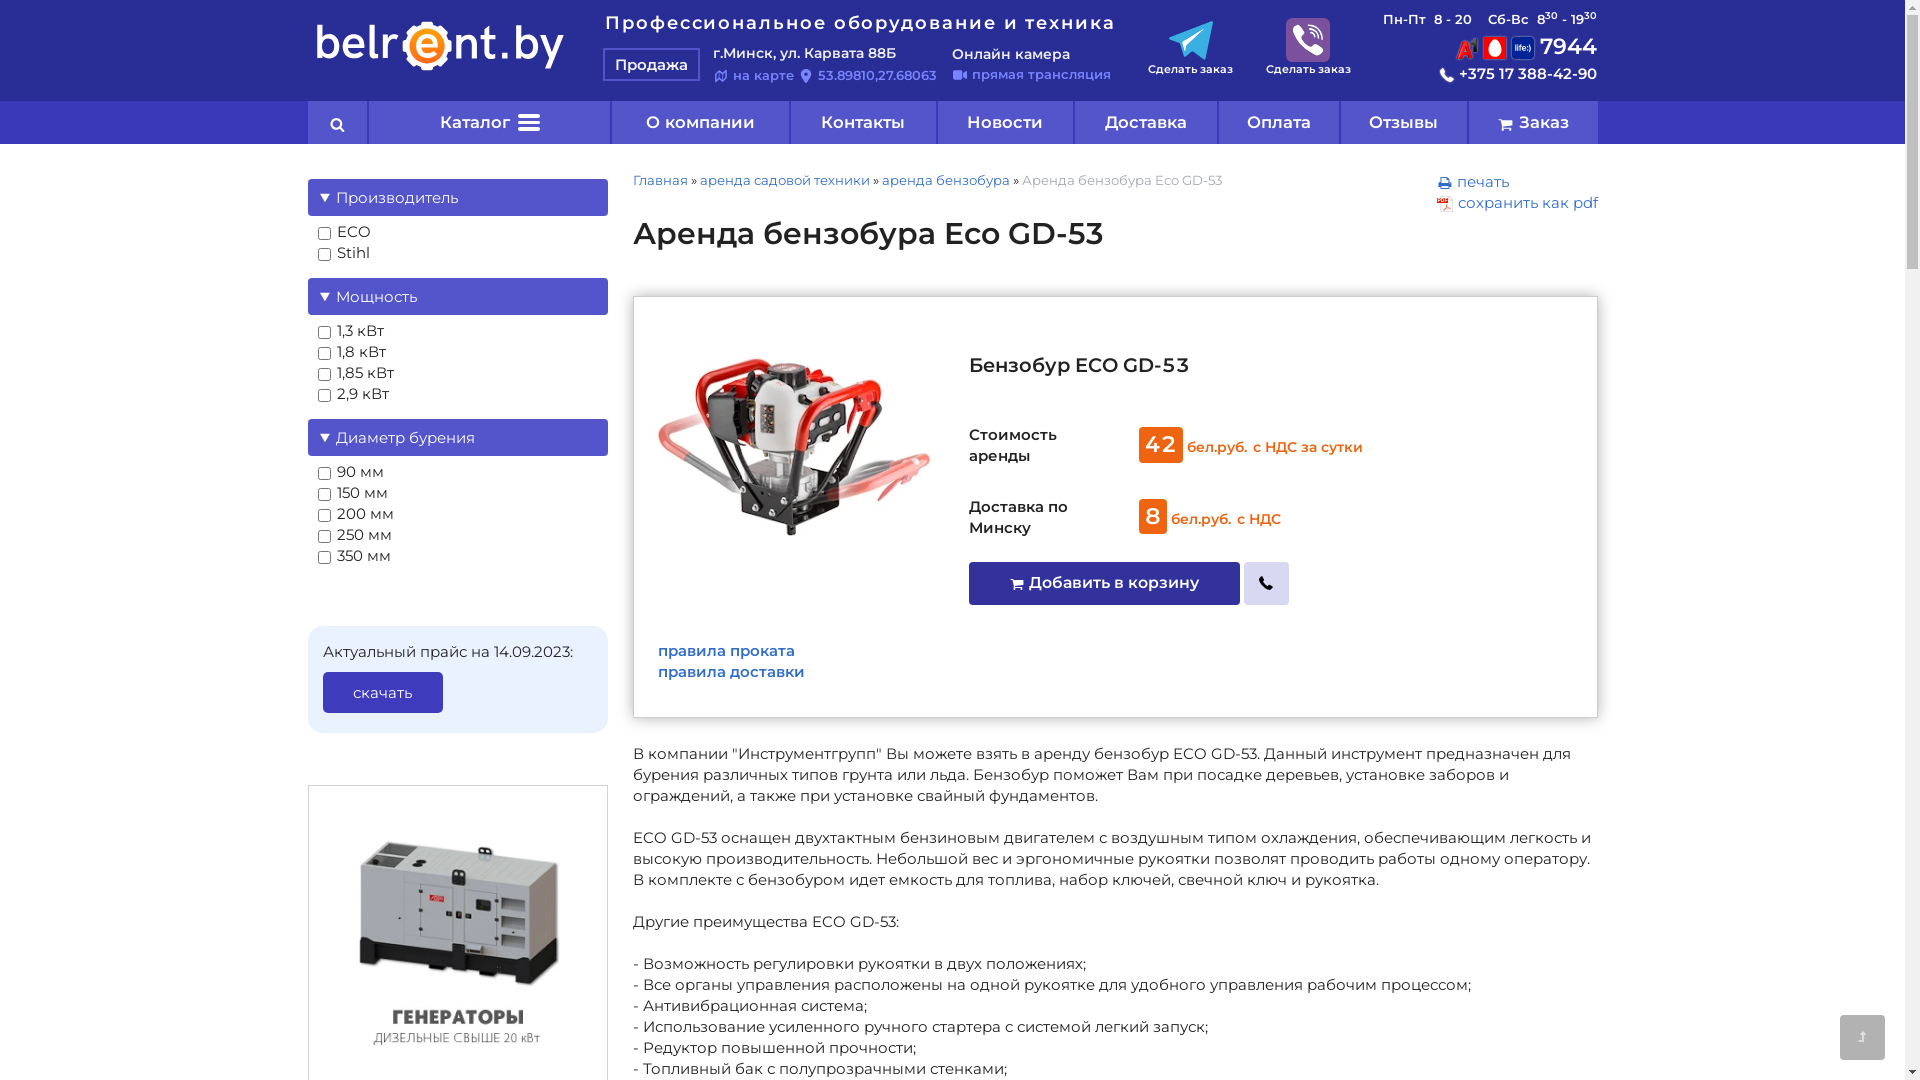 Image resolution: width=1920 pixels, height=1080 pixels. What do you see at coordinates (867, 73) in the screenshot?
I see `'53.89810,27.68063'` at bounding box center [867, 73].